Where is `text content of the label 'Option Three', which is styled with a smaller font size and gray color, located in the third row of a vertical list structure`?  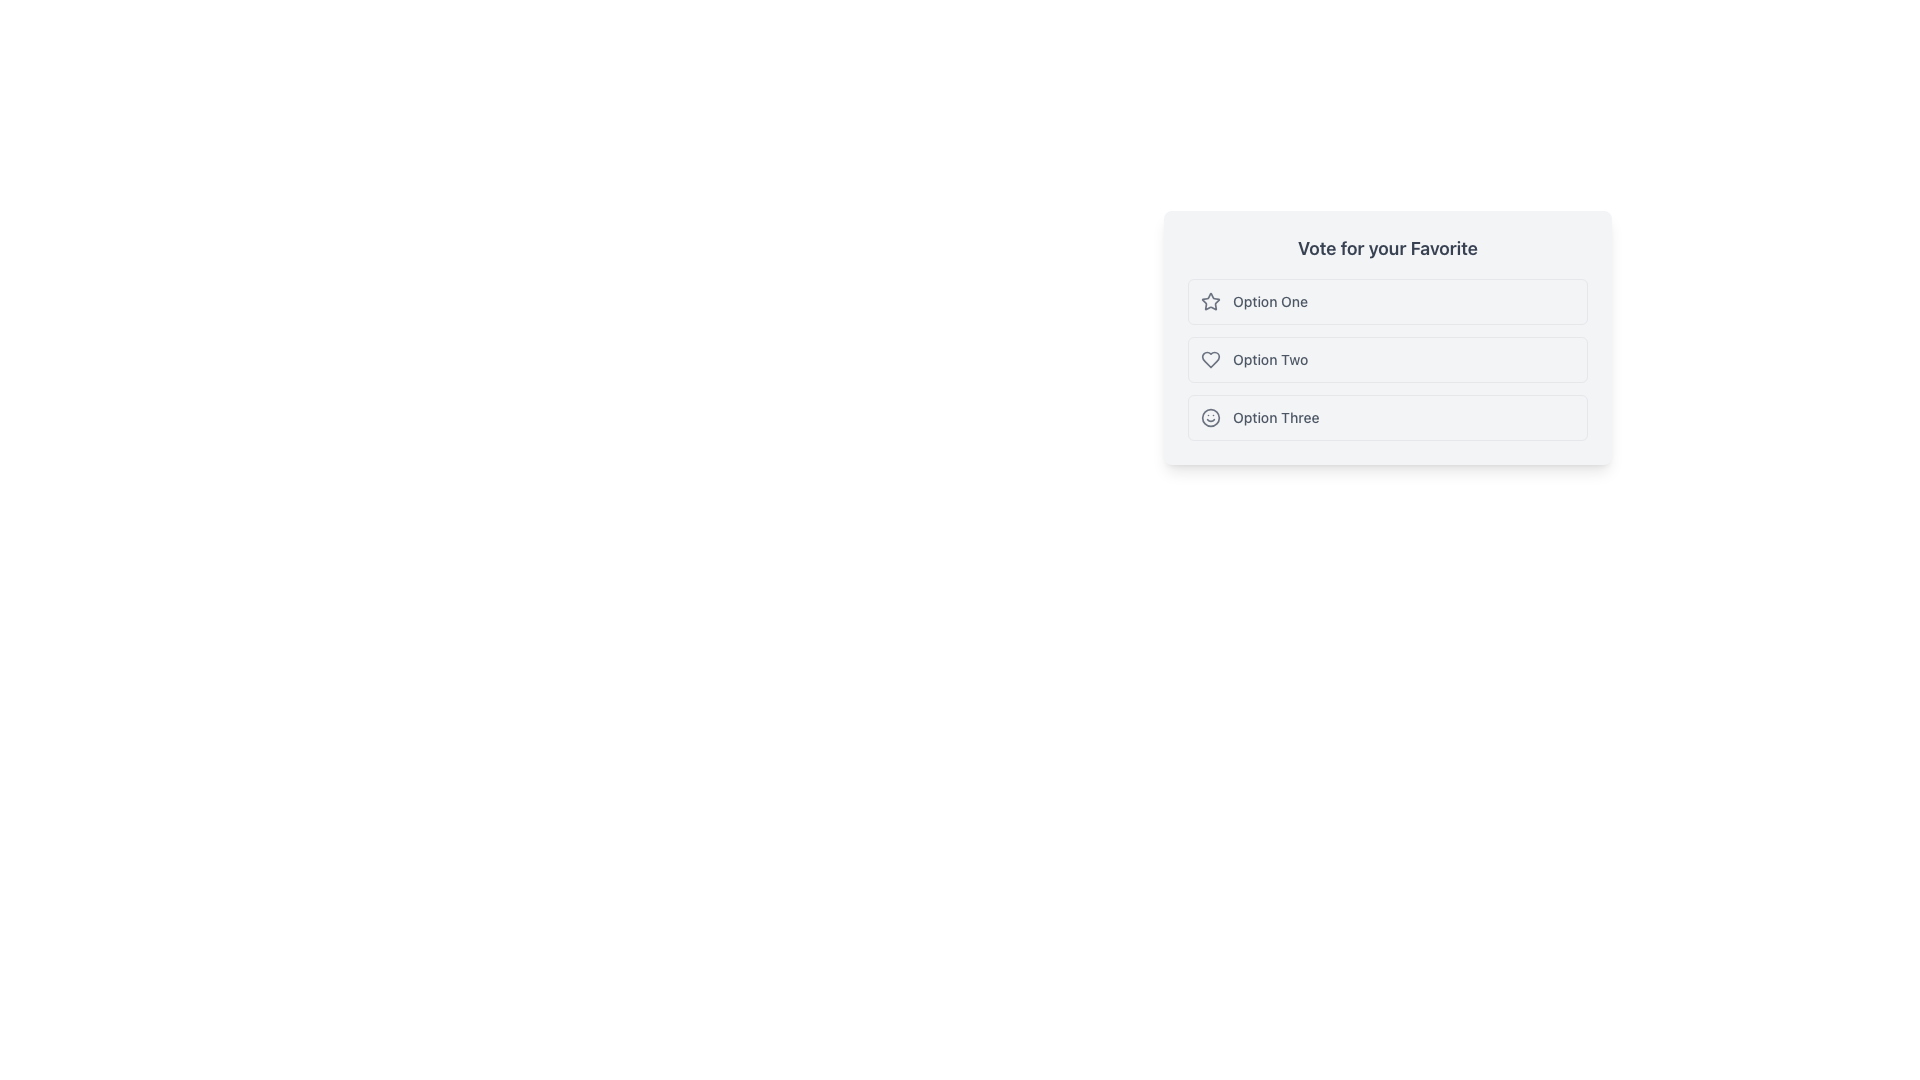 text content of the label 'Option Three', which is styled with a smaller font size and gray color, located in the third row of a vertical list structure is located at coordinates (1275, 416).